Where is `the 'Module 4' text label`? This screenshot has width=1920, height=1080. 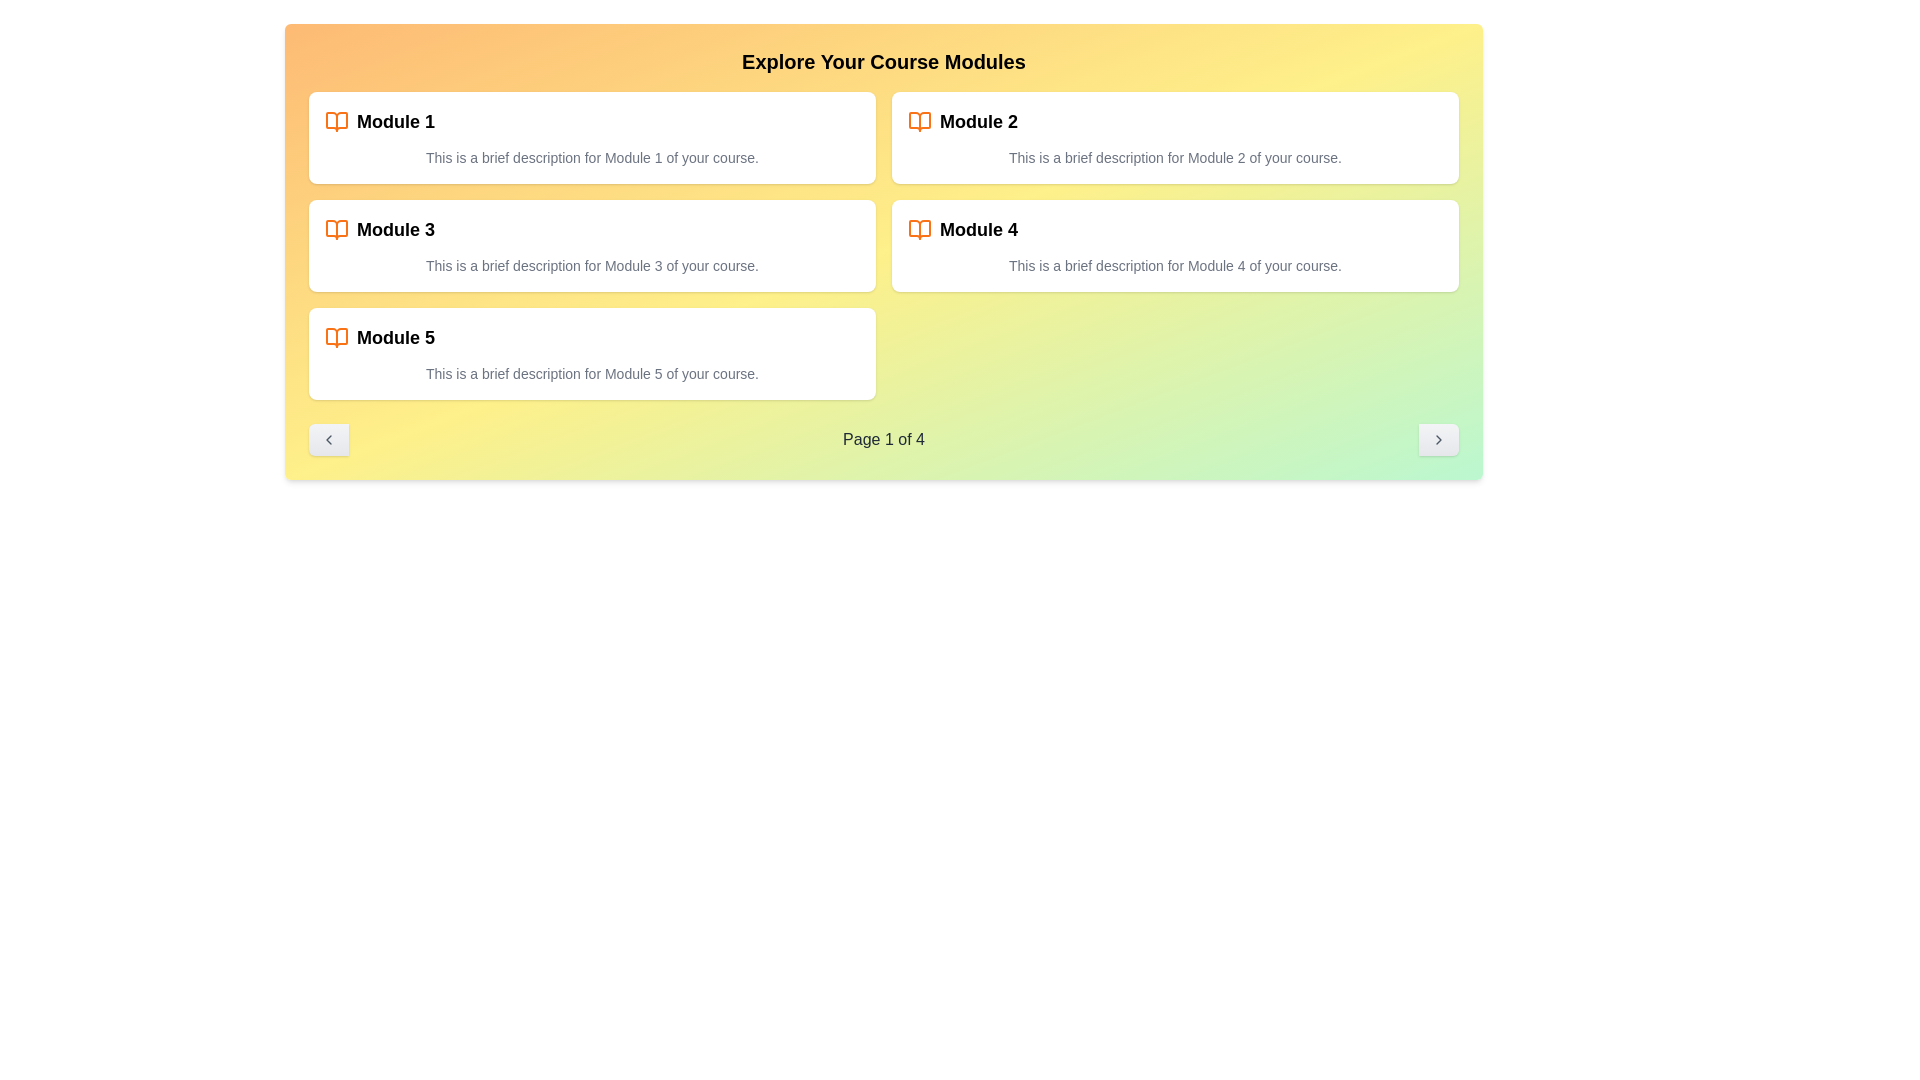 the 'Module 4' text label is located at coordinates (979, 229).